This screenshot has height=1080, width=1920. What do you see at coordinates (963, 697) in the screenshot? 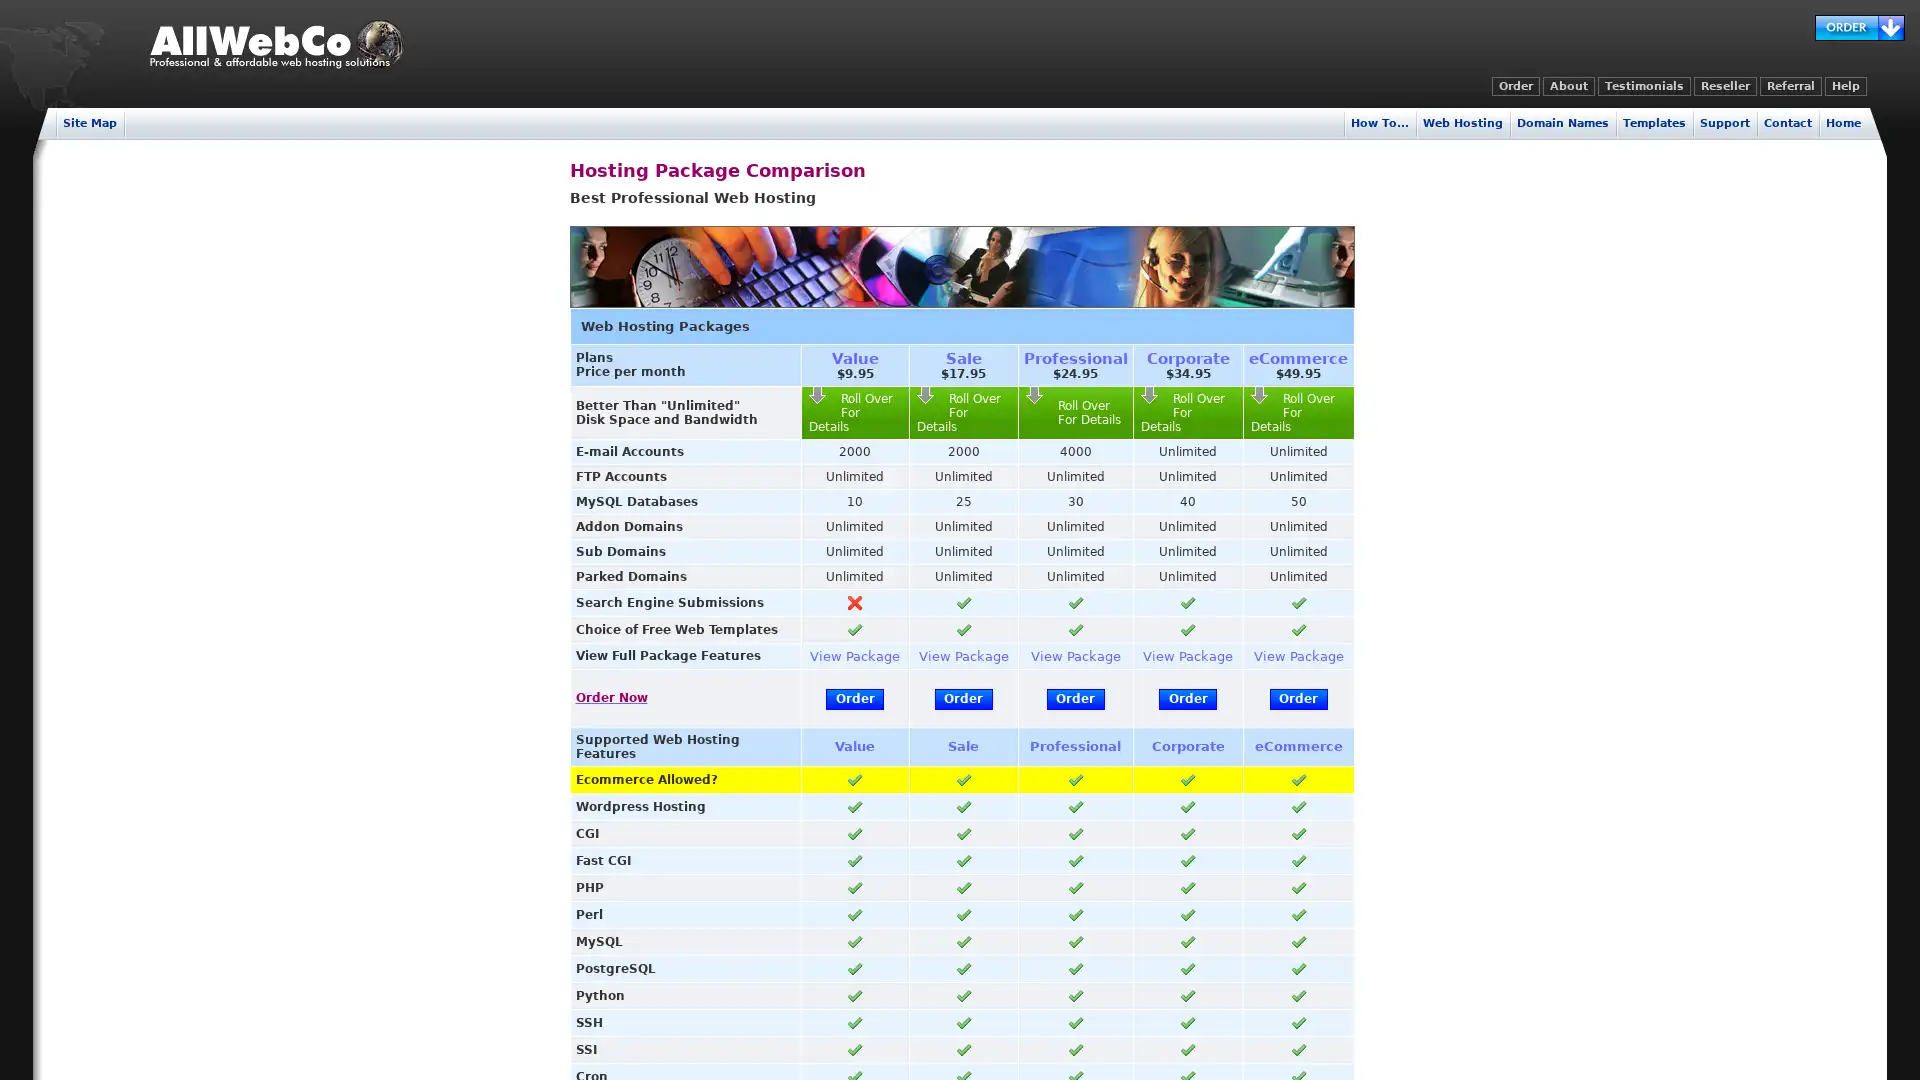
I see `Order` at bounding box center [963, 697].